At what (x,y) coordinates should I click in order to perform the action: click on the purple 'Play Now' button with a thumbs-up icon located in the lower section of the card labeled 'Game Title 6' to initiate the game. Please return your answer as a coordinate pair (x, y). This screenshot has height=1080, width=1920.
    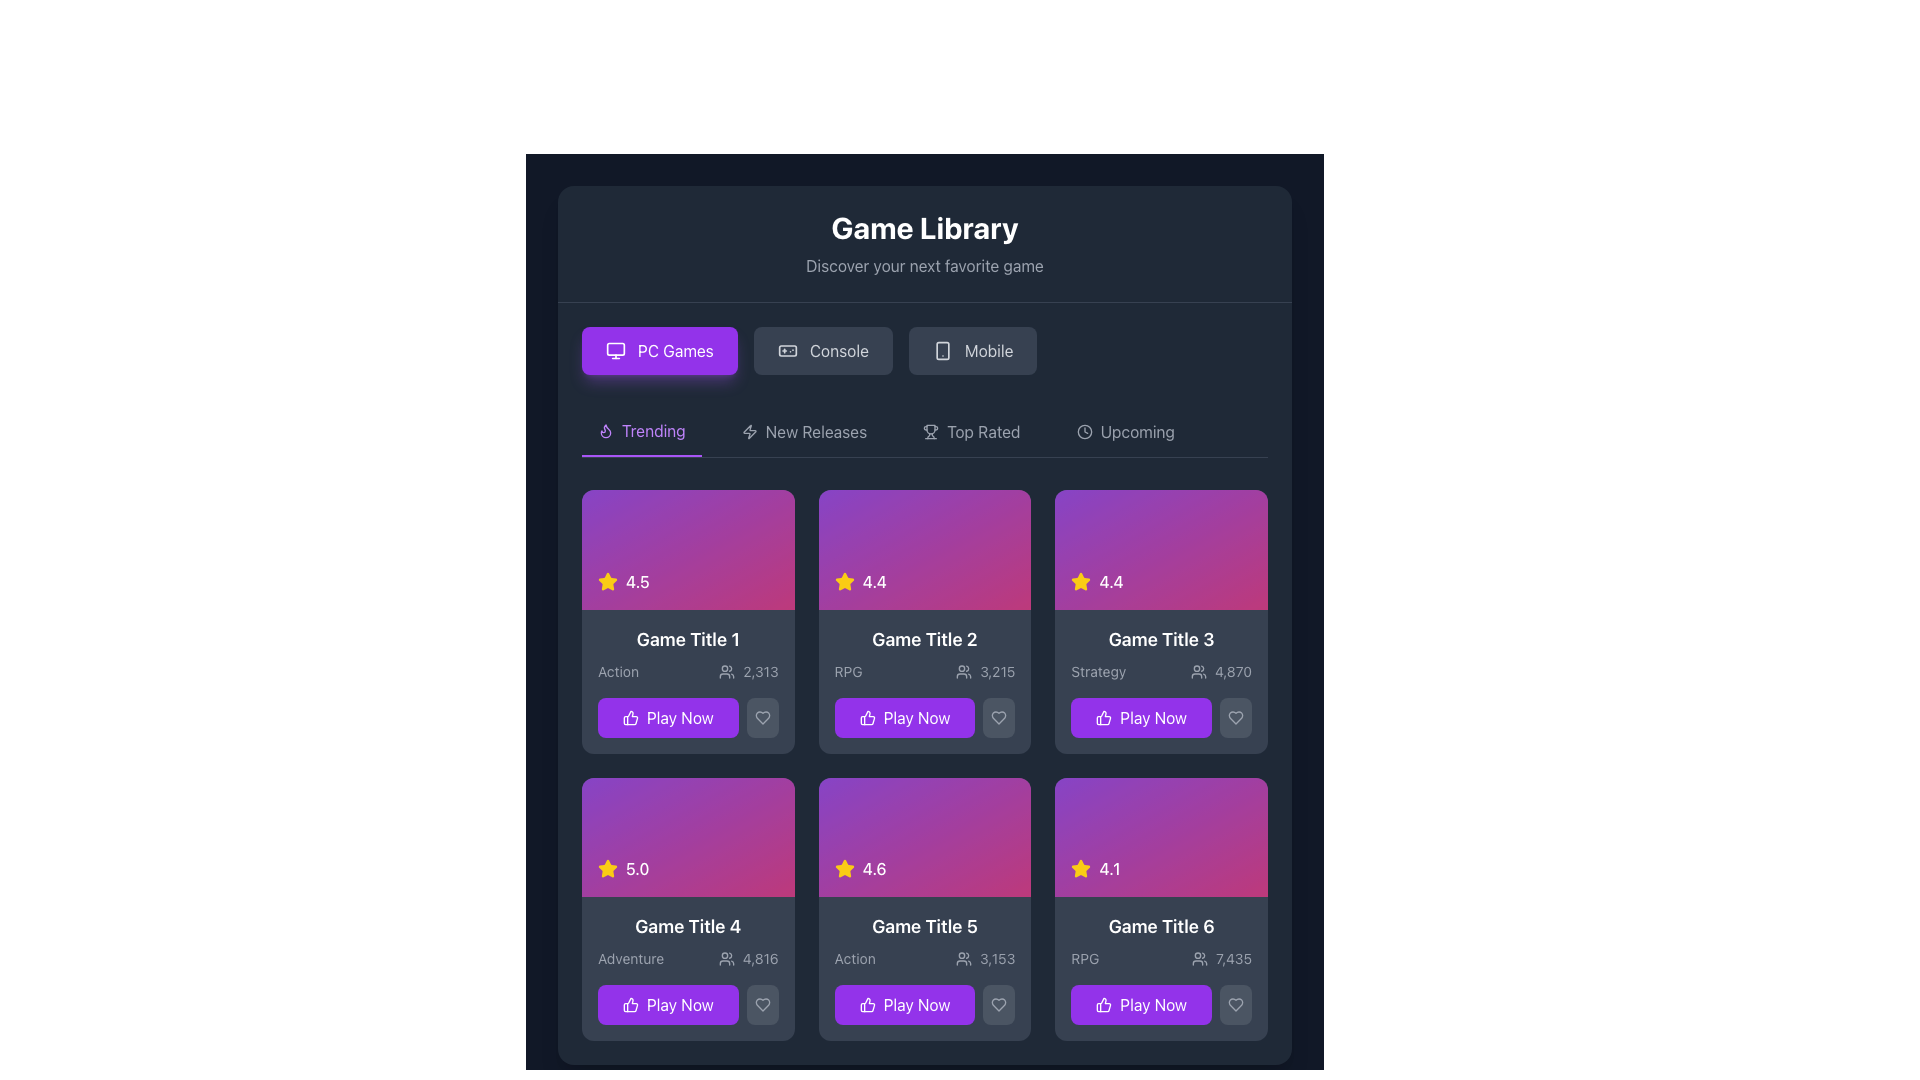
    Looking at the image, I should click on (1161, 1005).